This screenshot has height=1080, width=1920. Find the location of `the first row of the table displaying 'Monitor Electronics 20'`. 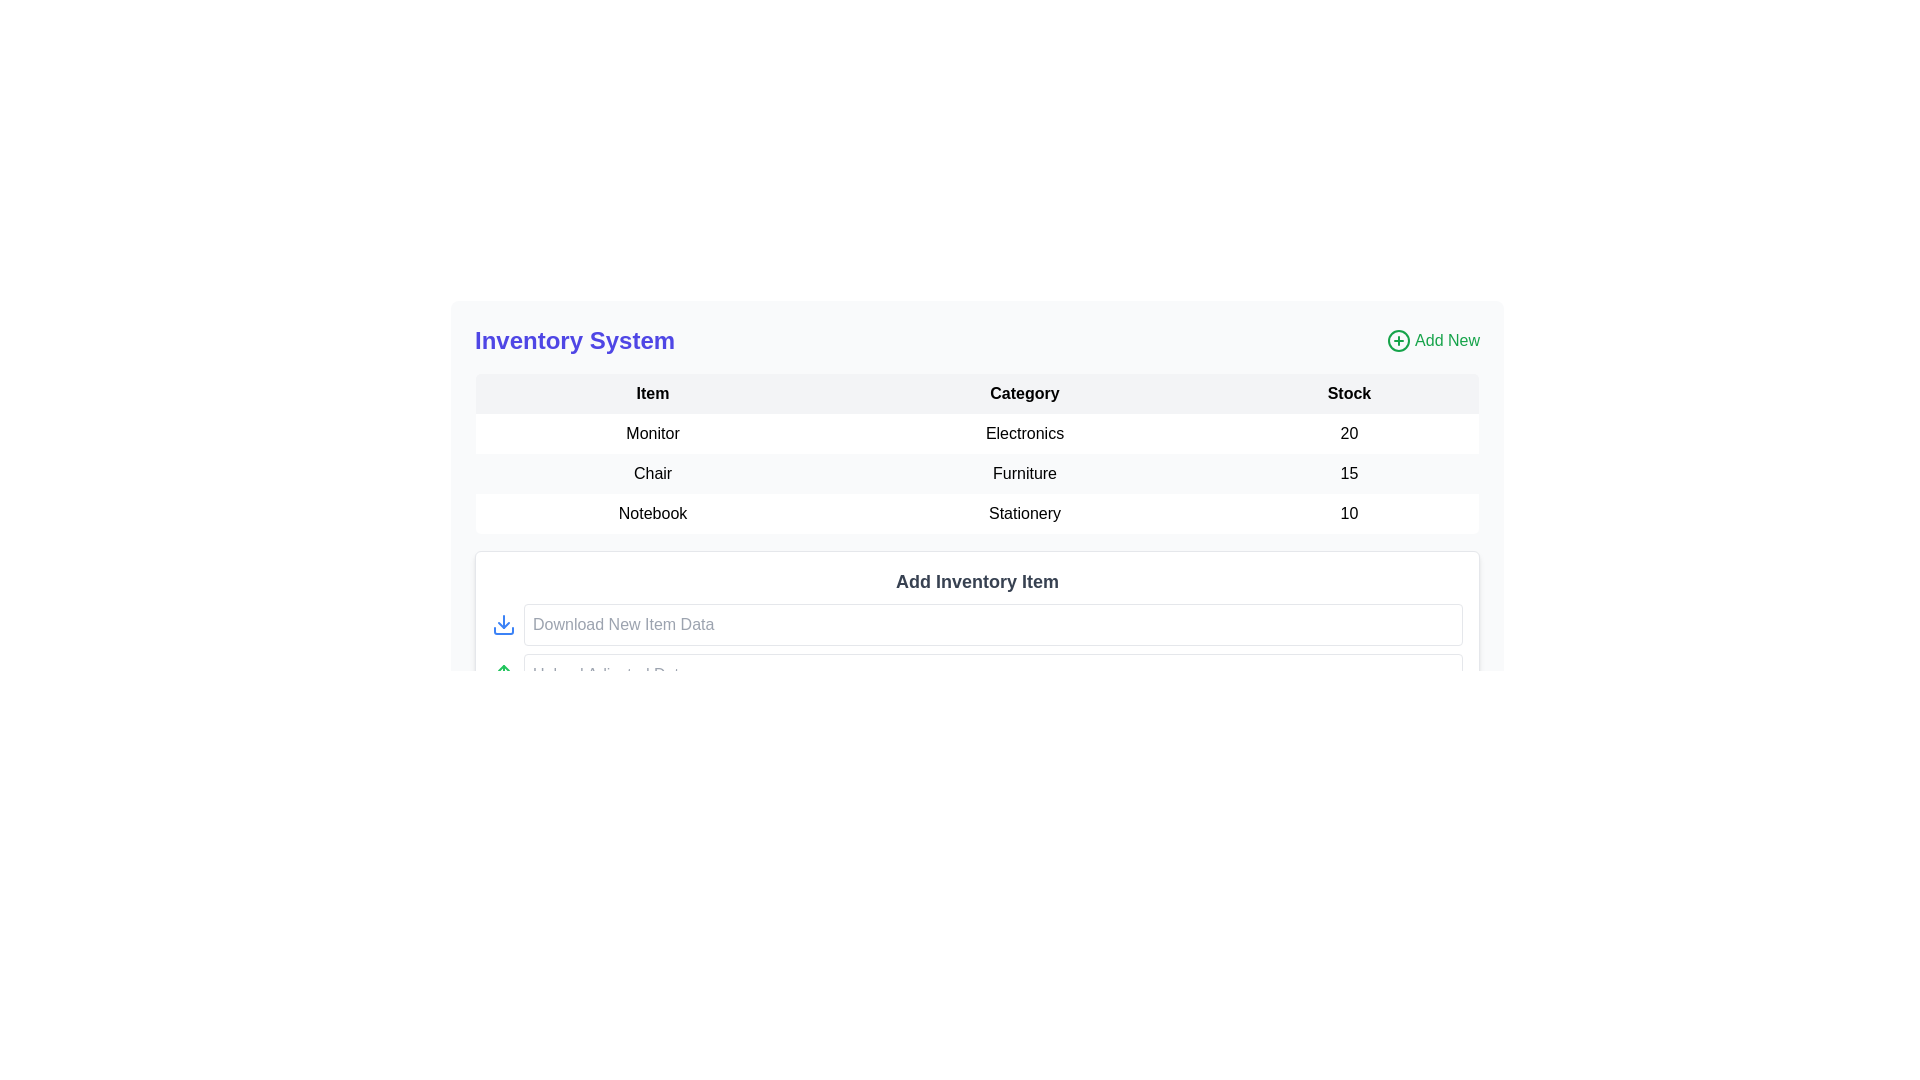

the first row of the table displaying 'Monitor Electronics 20' is located at coordinates (977, 433).